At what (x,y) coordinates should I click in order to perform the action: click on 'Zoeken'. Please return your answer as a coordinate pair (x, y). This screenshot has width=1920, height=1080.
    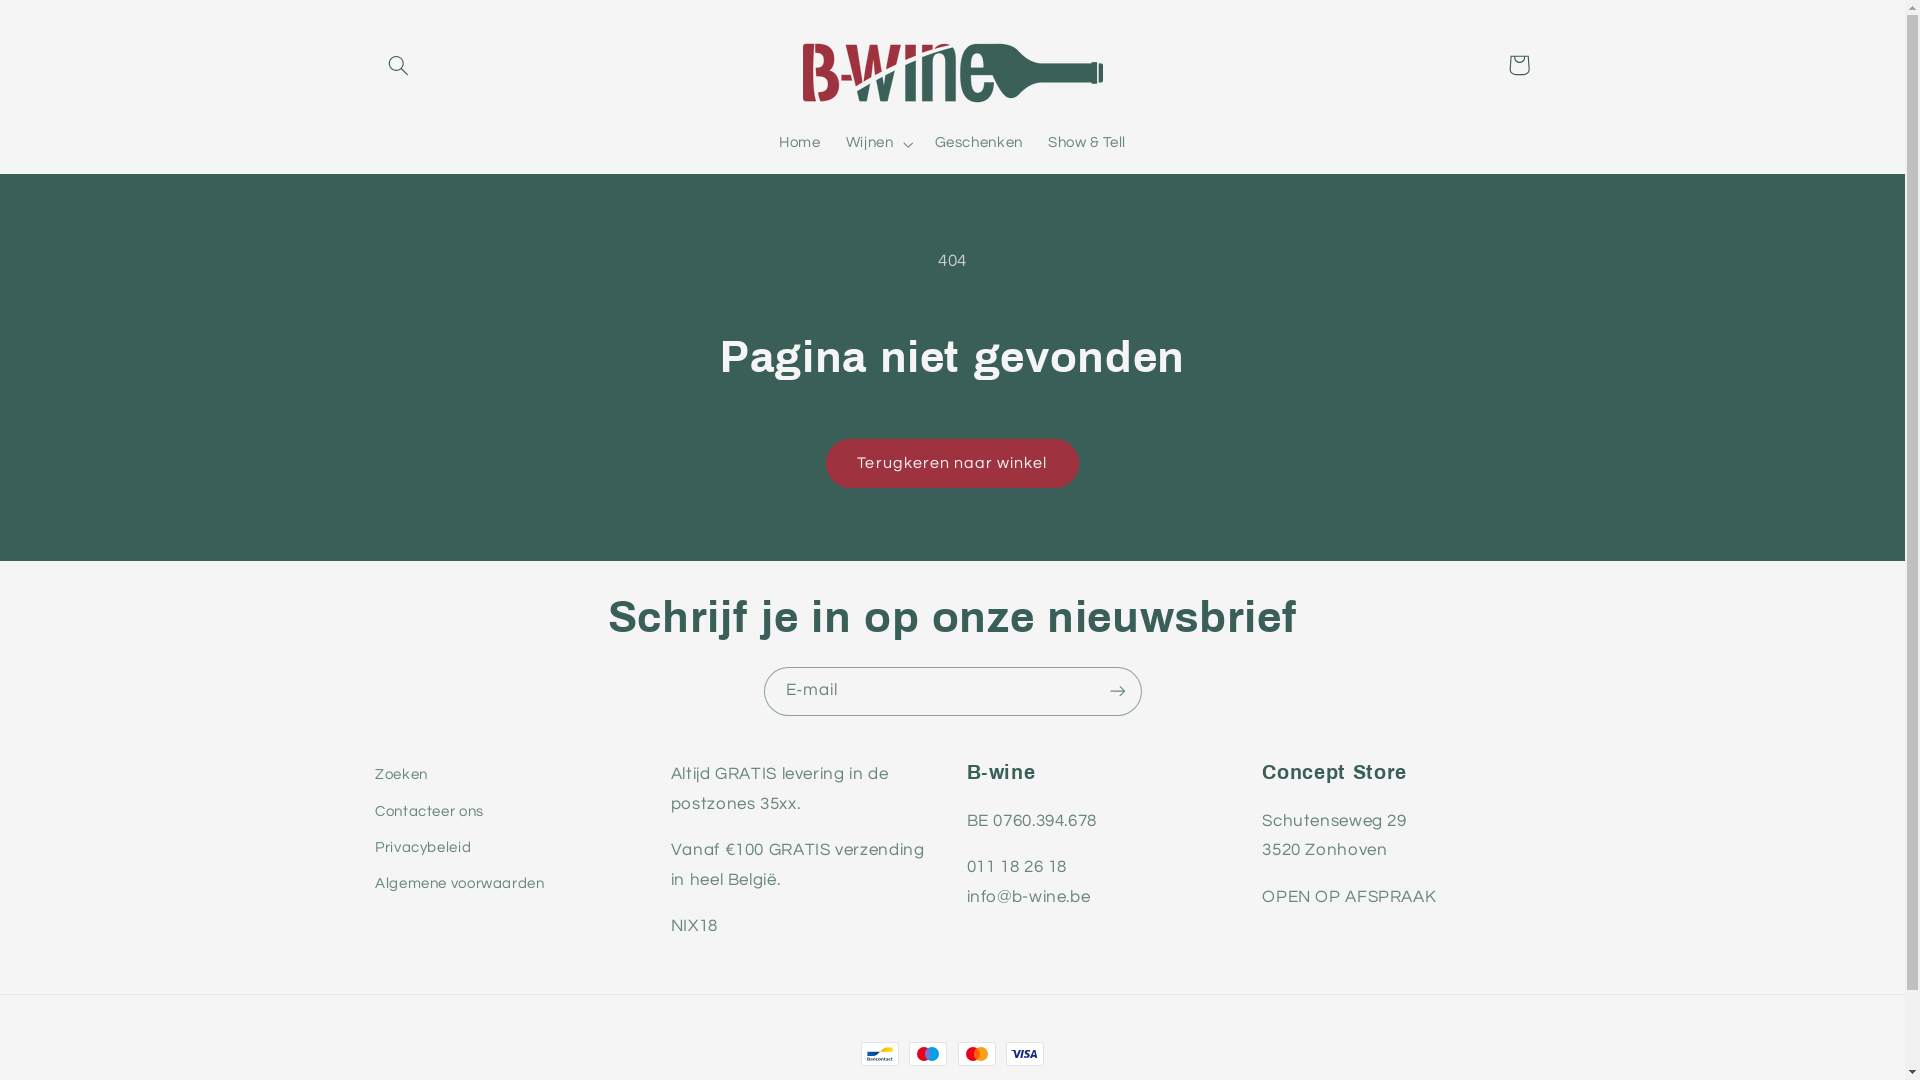
    Looking at the image, I should click on (400, 776).